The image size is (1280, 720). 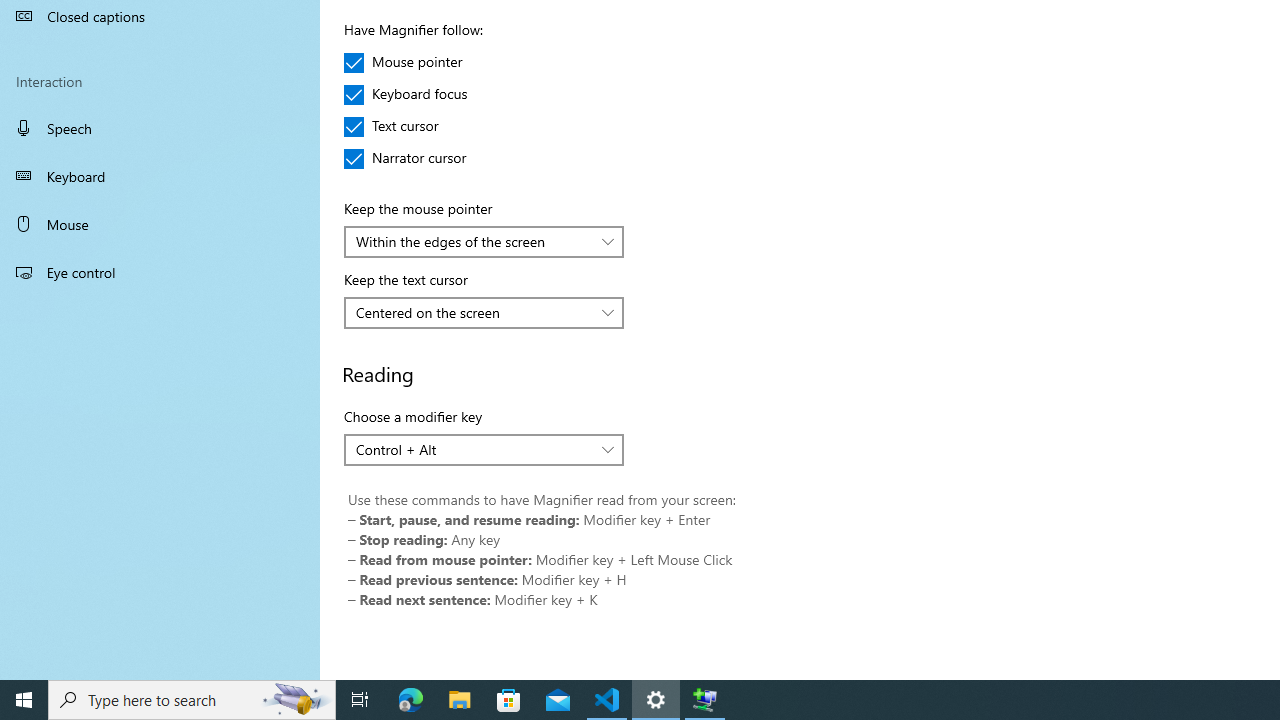 What do you see at coordinates (484, 312) in the screenshot?
I see `'Keep the text cursor'` at bounding box center [484, 312].